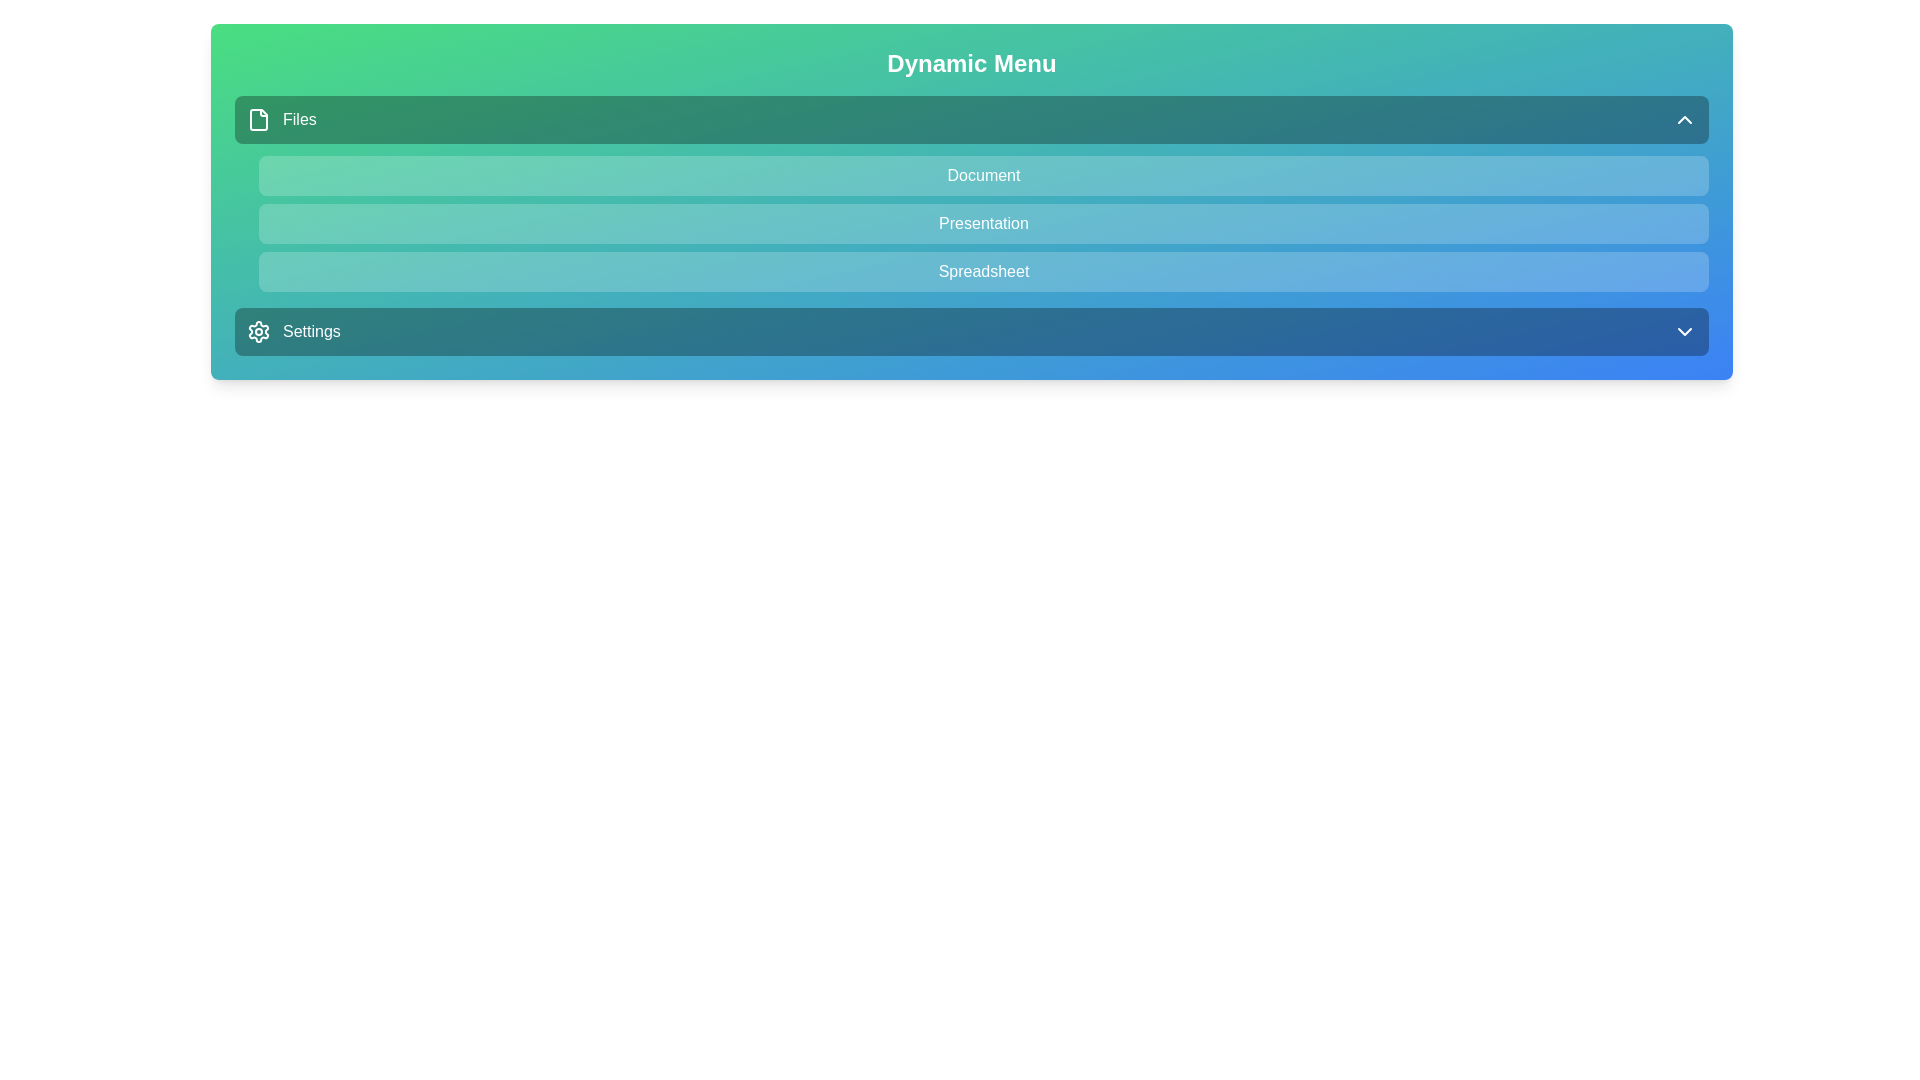  Describe the element at coordinates (258, 119) in the screenshot. I see `the SVG graphic element resembling a file icon located in the 'Files' section of the menu` at that location.